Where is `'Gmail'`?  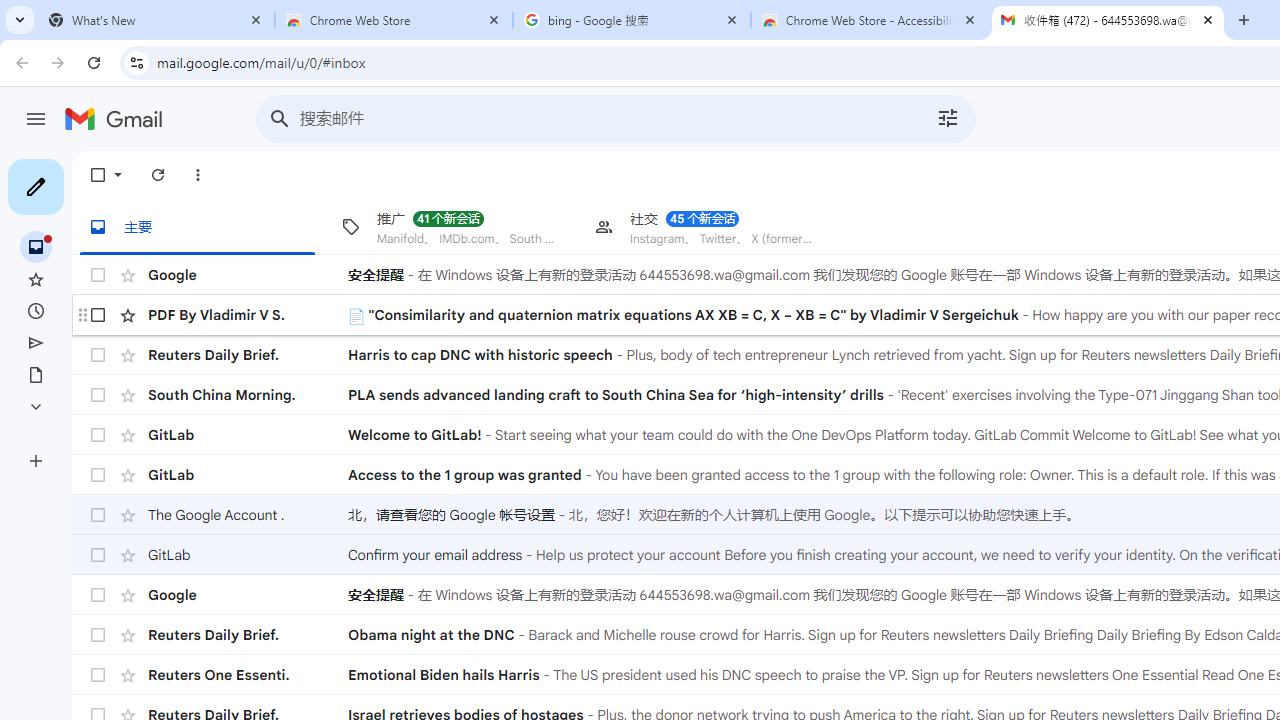 'Gmail' is located at coordinates (117, 121).